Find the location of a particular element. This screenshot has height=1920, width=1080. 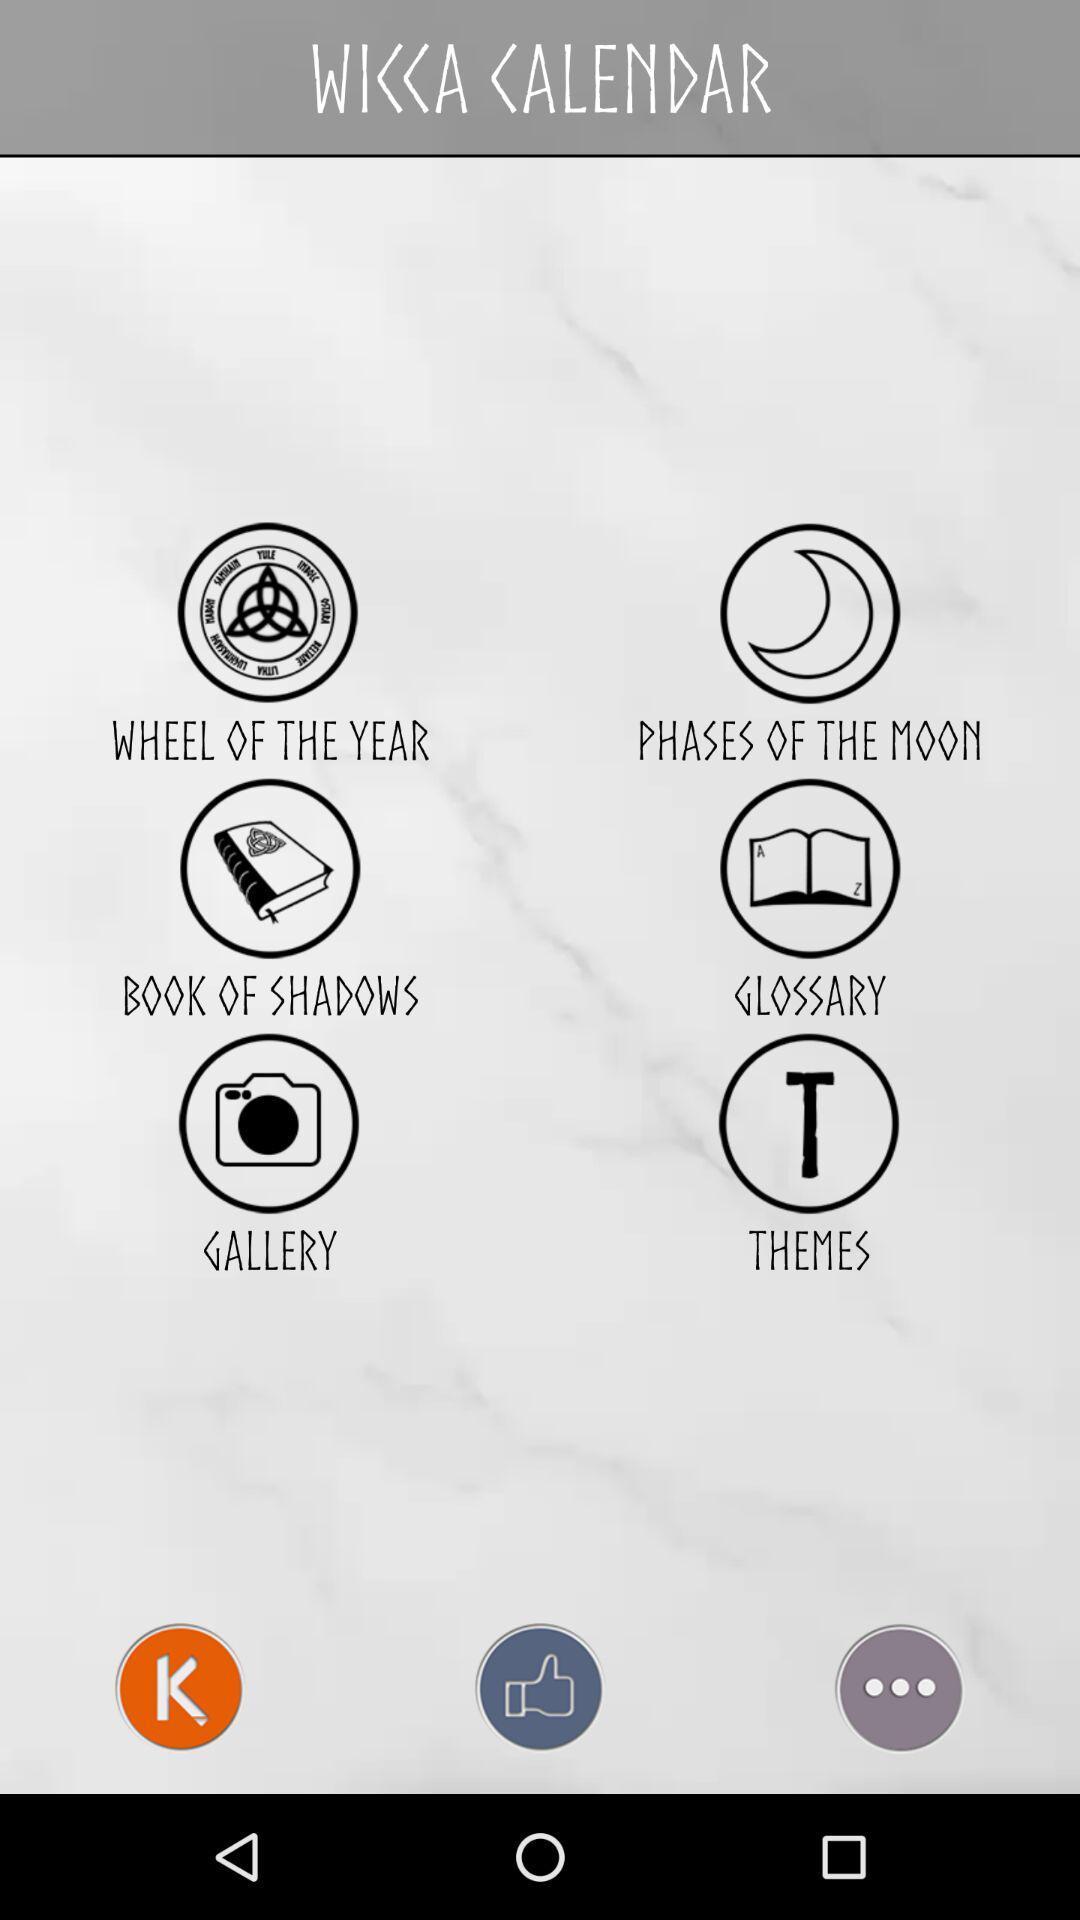

item above the wheel of the icon is located at coordinates (268, 612).